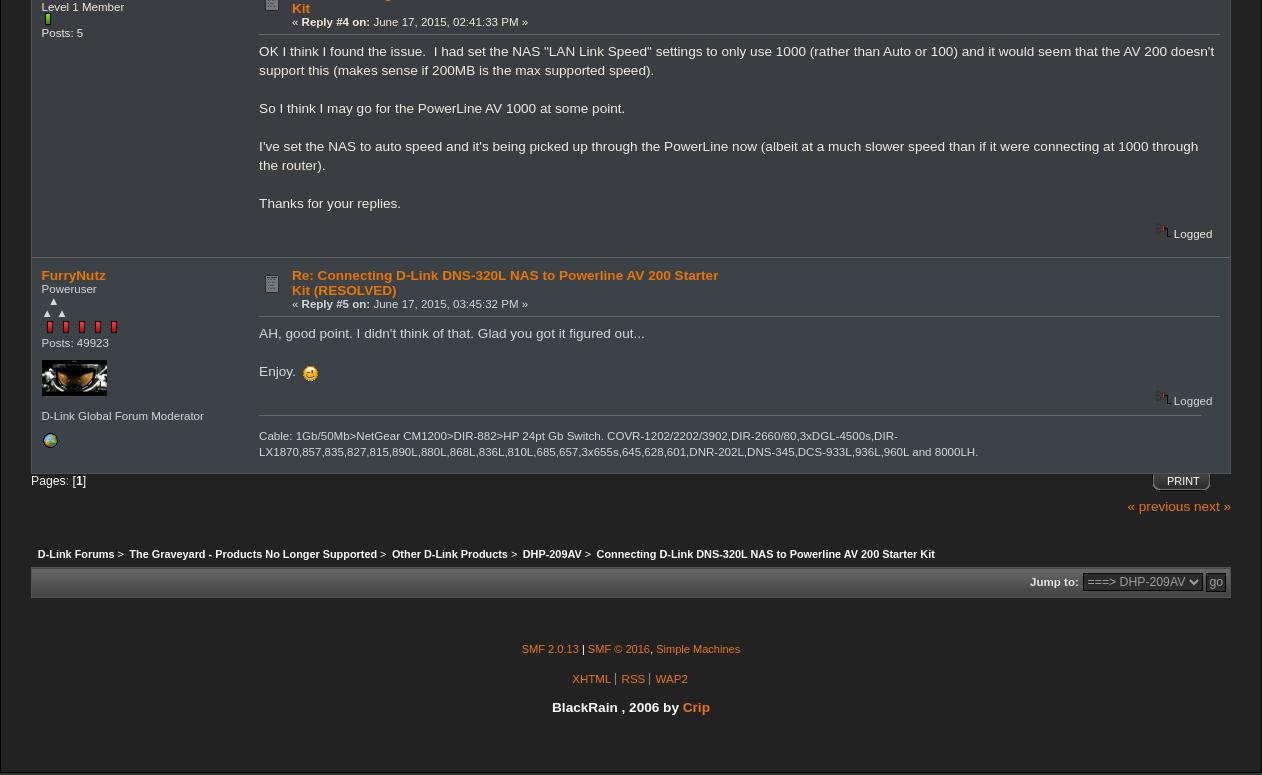 The width and height of the screenshot is (1262, 775). What do you see at coordinates (451, 332) in the screenshot?
I see `'AH, good point. I didn't think of that. Glad you got it figured out...'` at bounding box center [451, 332].